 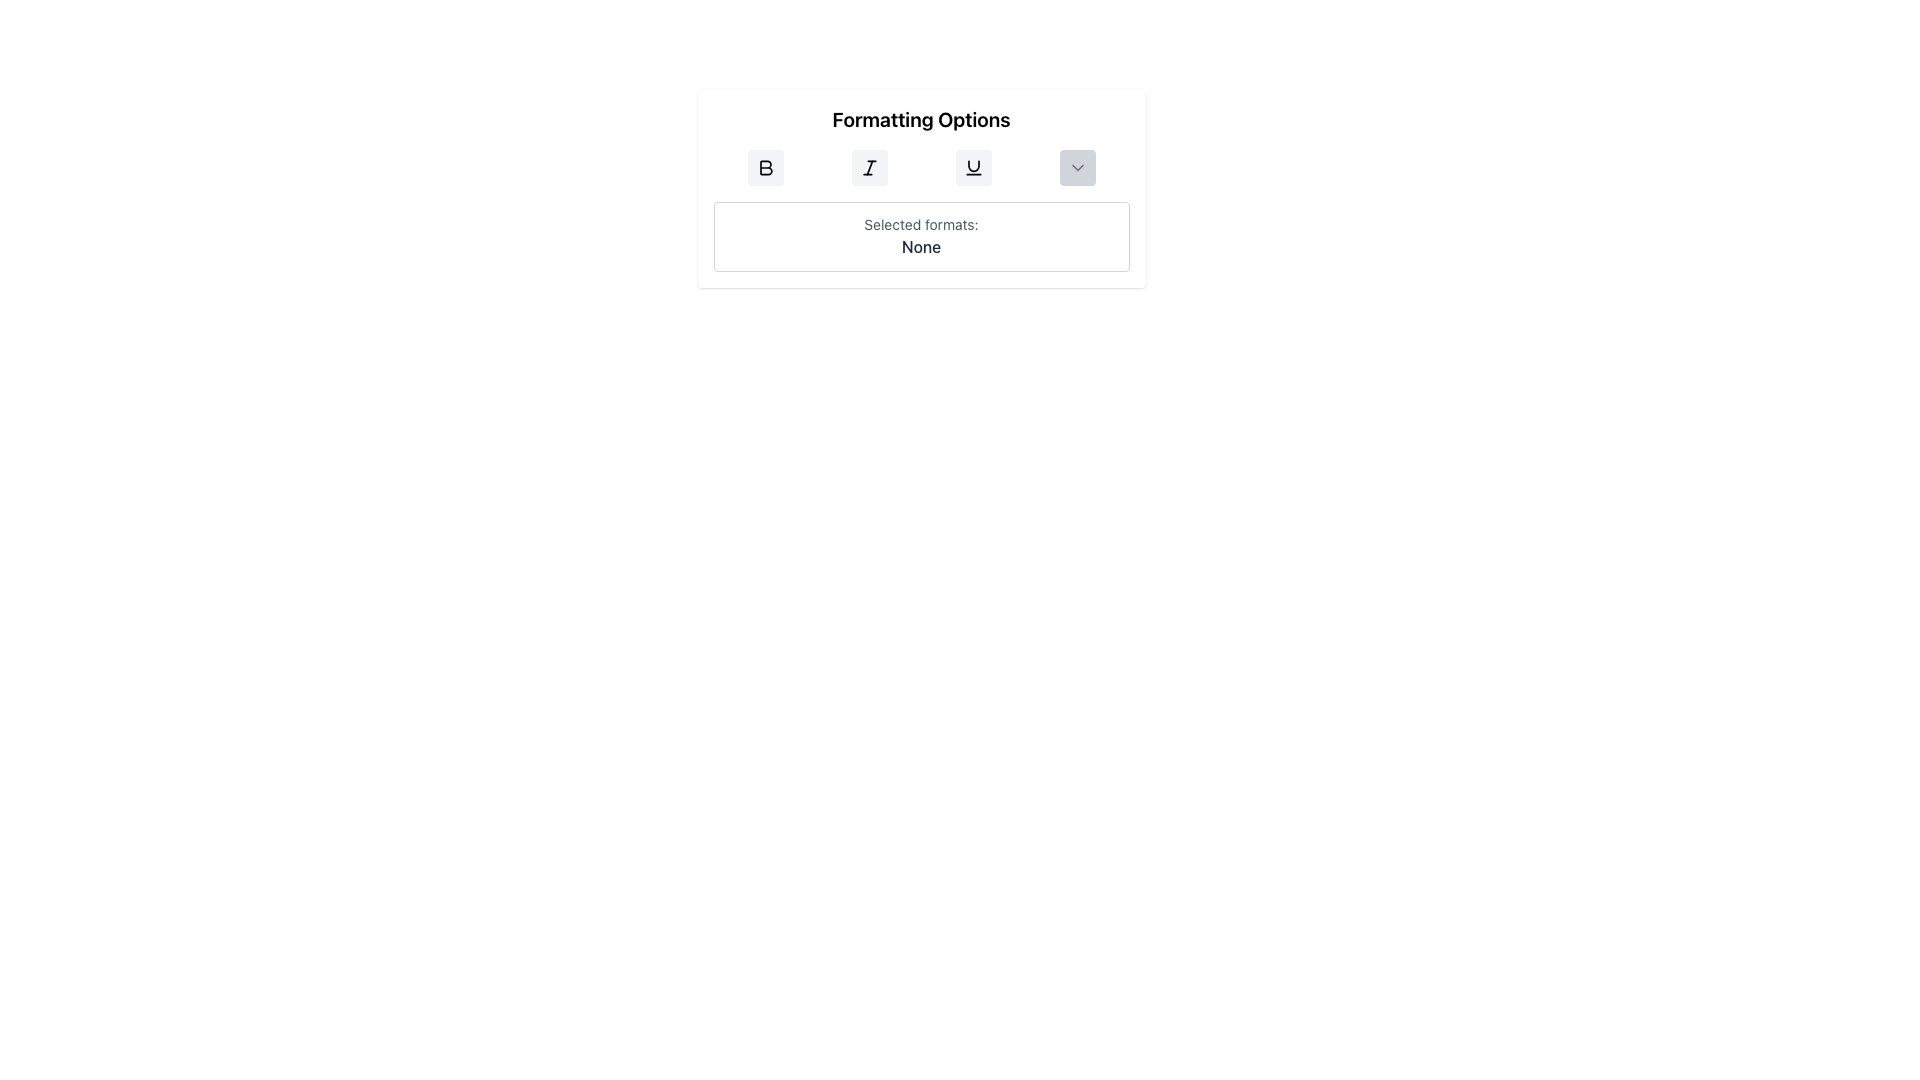 What do you see at coordinates (920, 235) in the screenshot?
I see `the display box containing the text 'Selected formats: None', which is located below the formatting buttons 'B', 'I', and 'U'` at bounding box center [920, 235].